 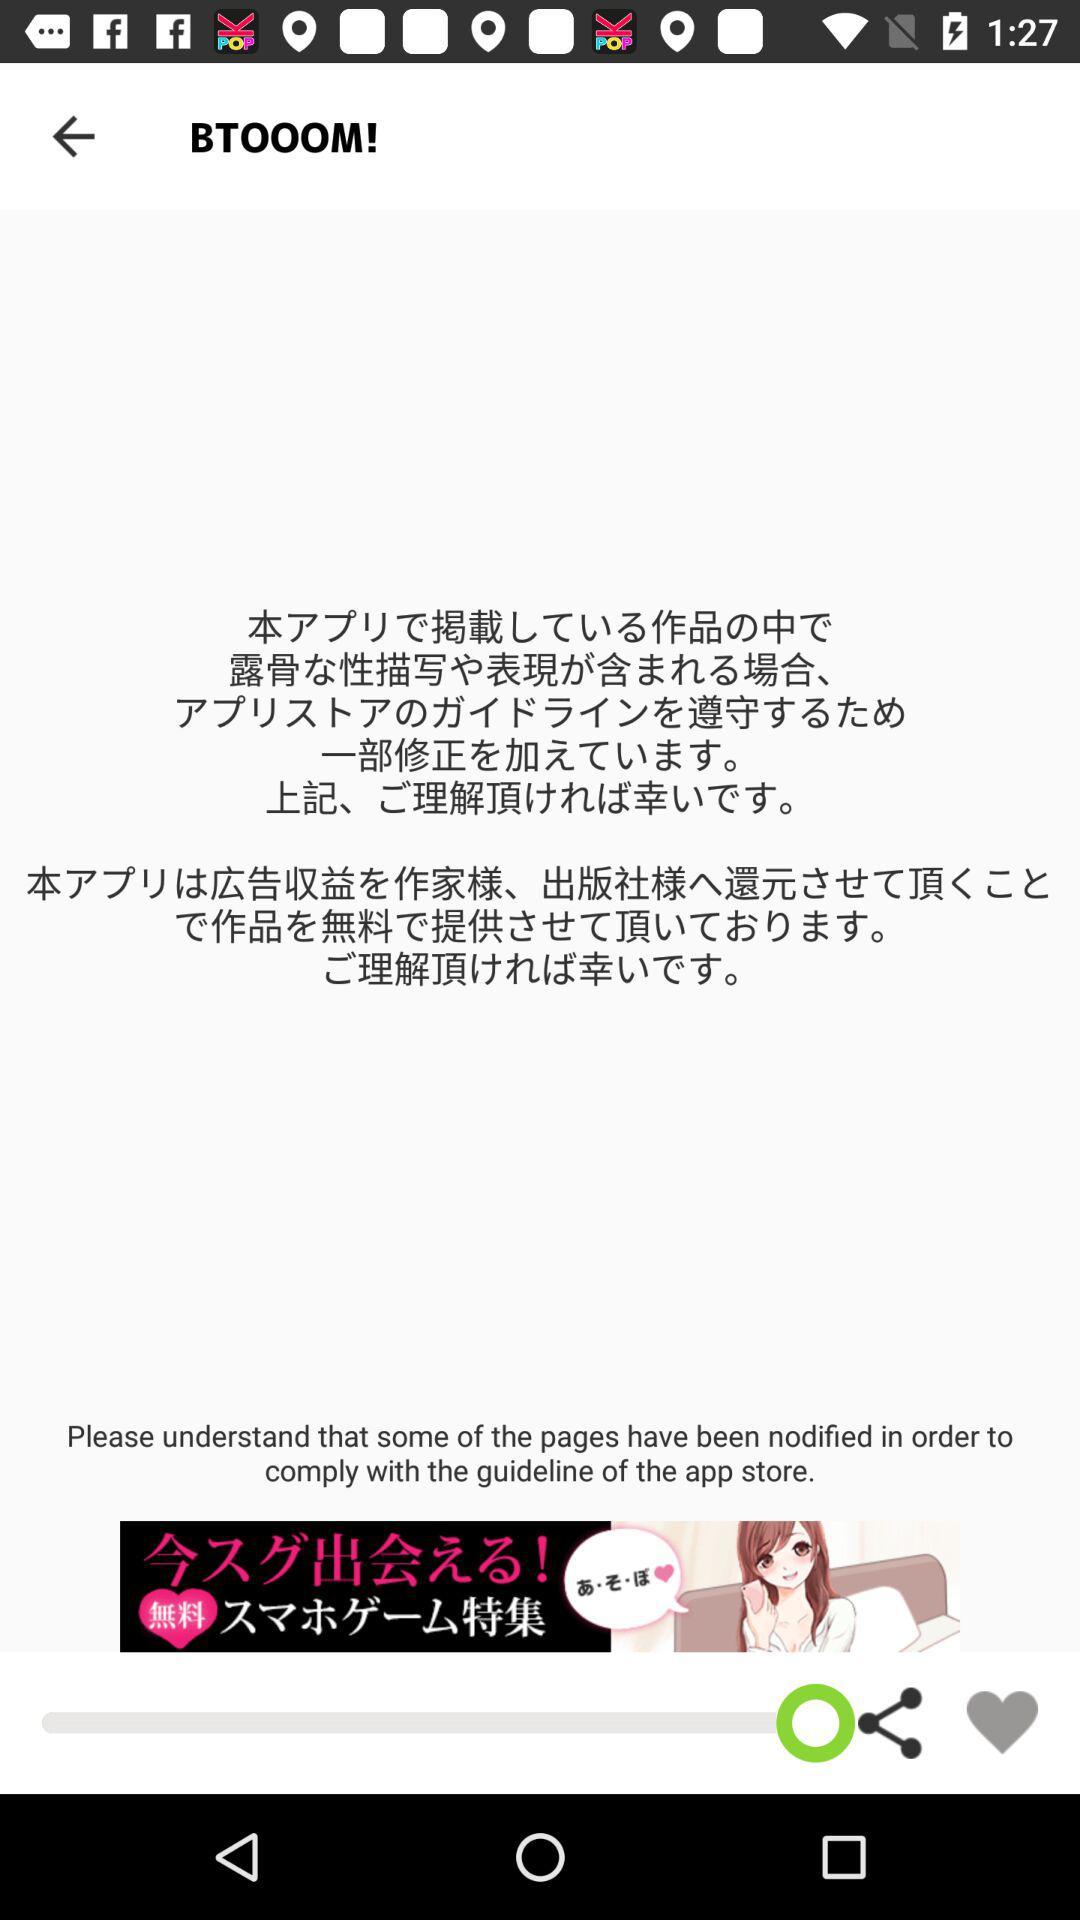 What do you see at coordinates (1002, 1721) in the screenshot?
I see `like content on page` at bounding box center [1002, 1721].